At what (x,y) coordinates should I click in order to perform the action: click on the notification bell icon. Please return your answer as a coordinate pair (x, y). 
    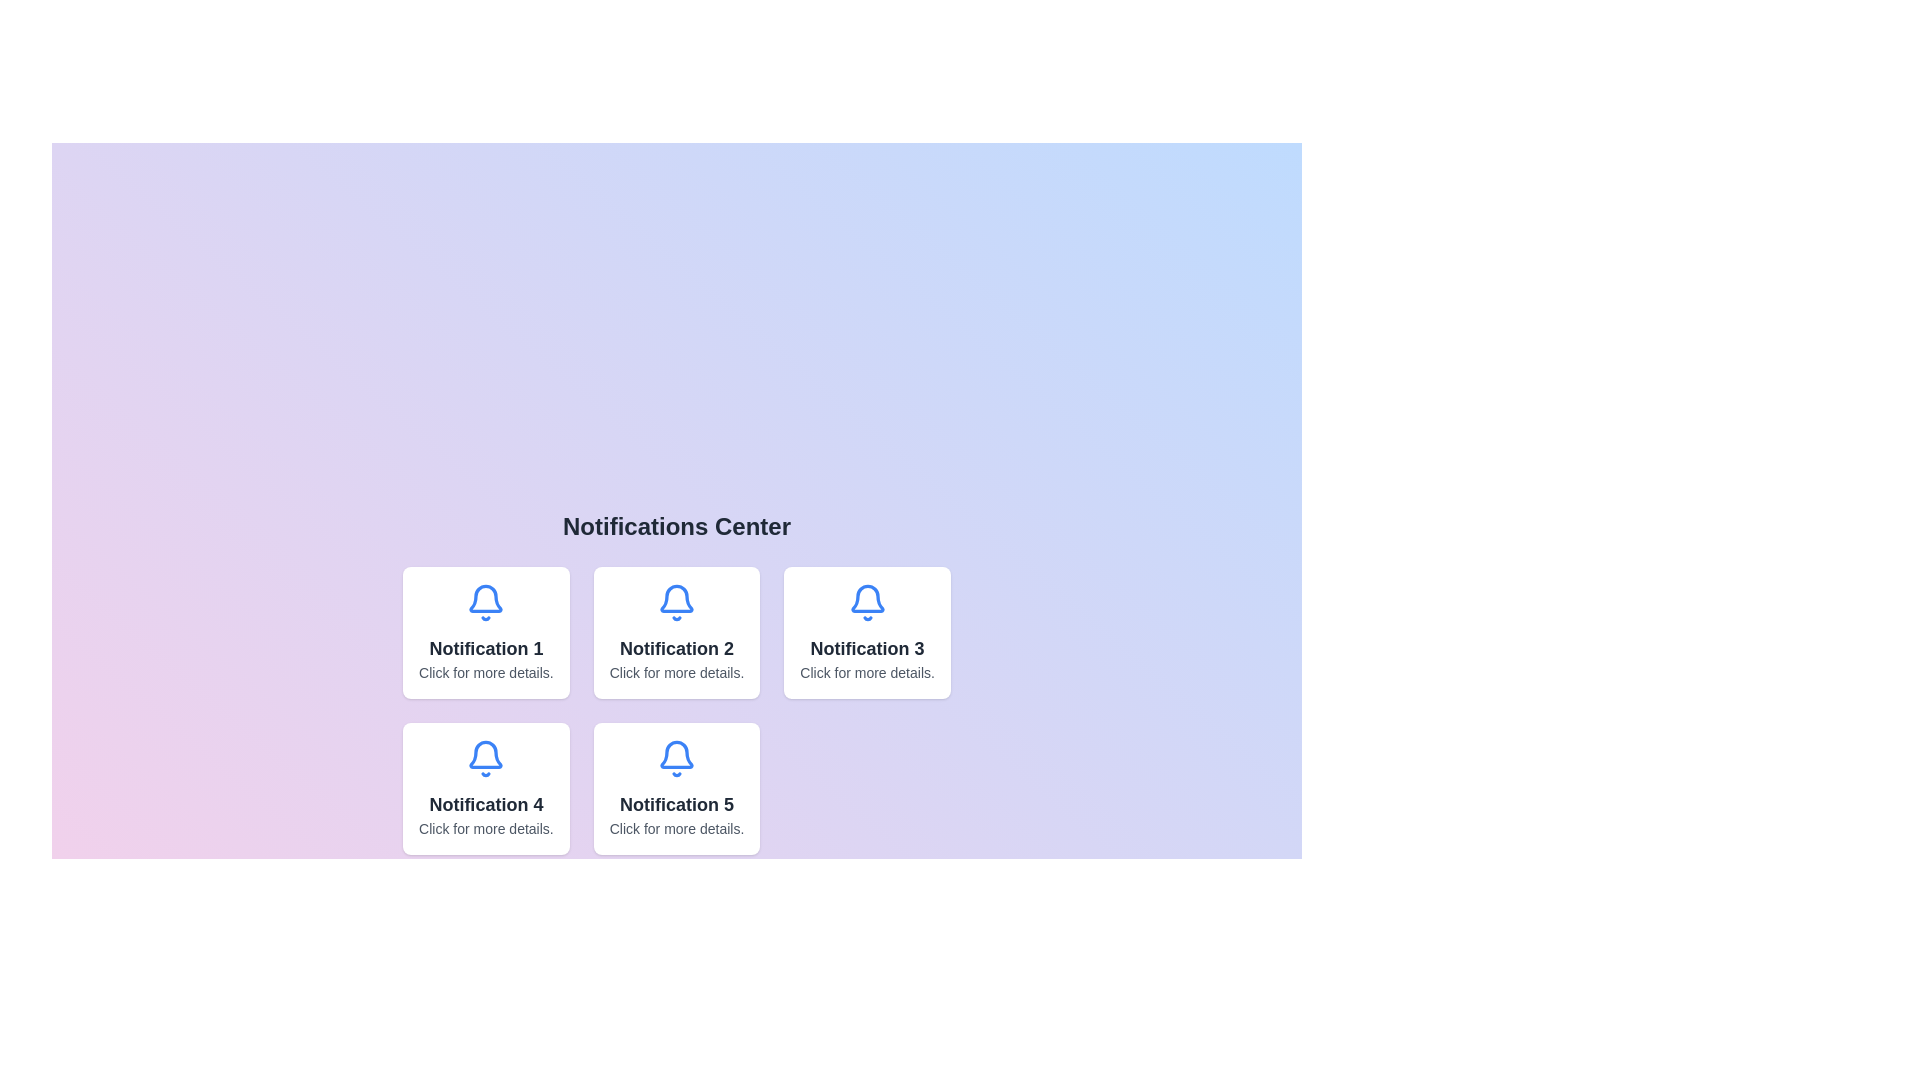
    Looking at the image, I should click on (486, 601).